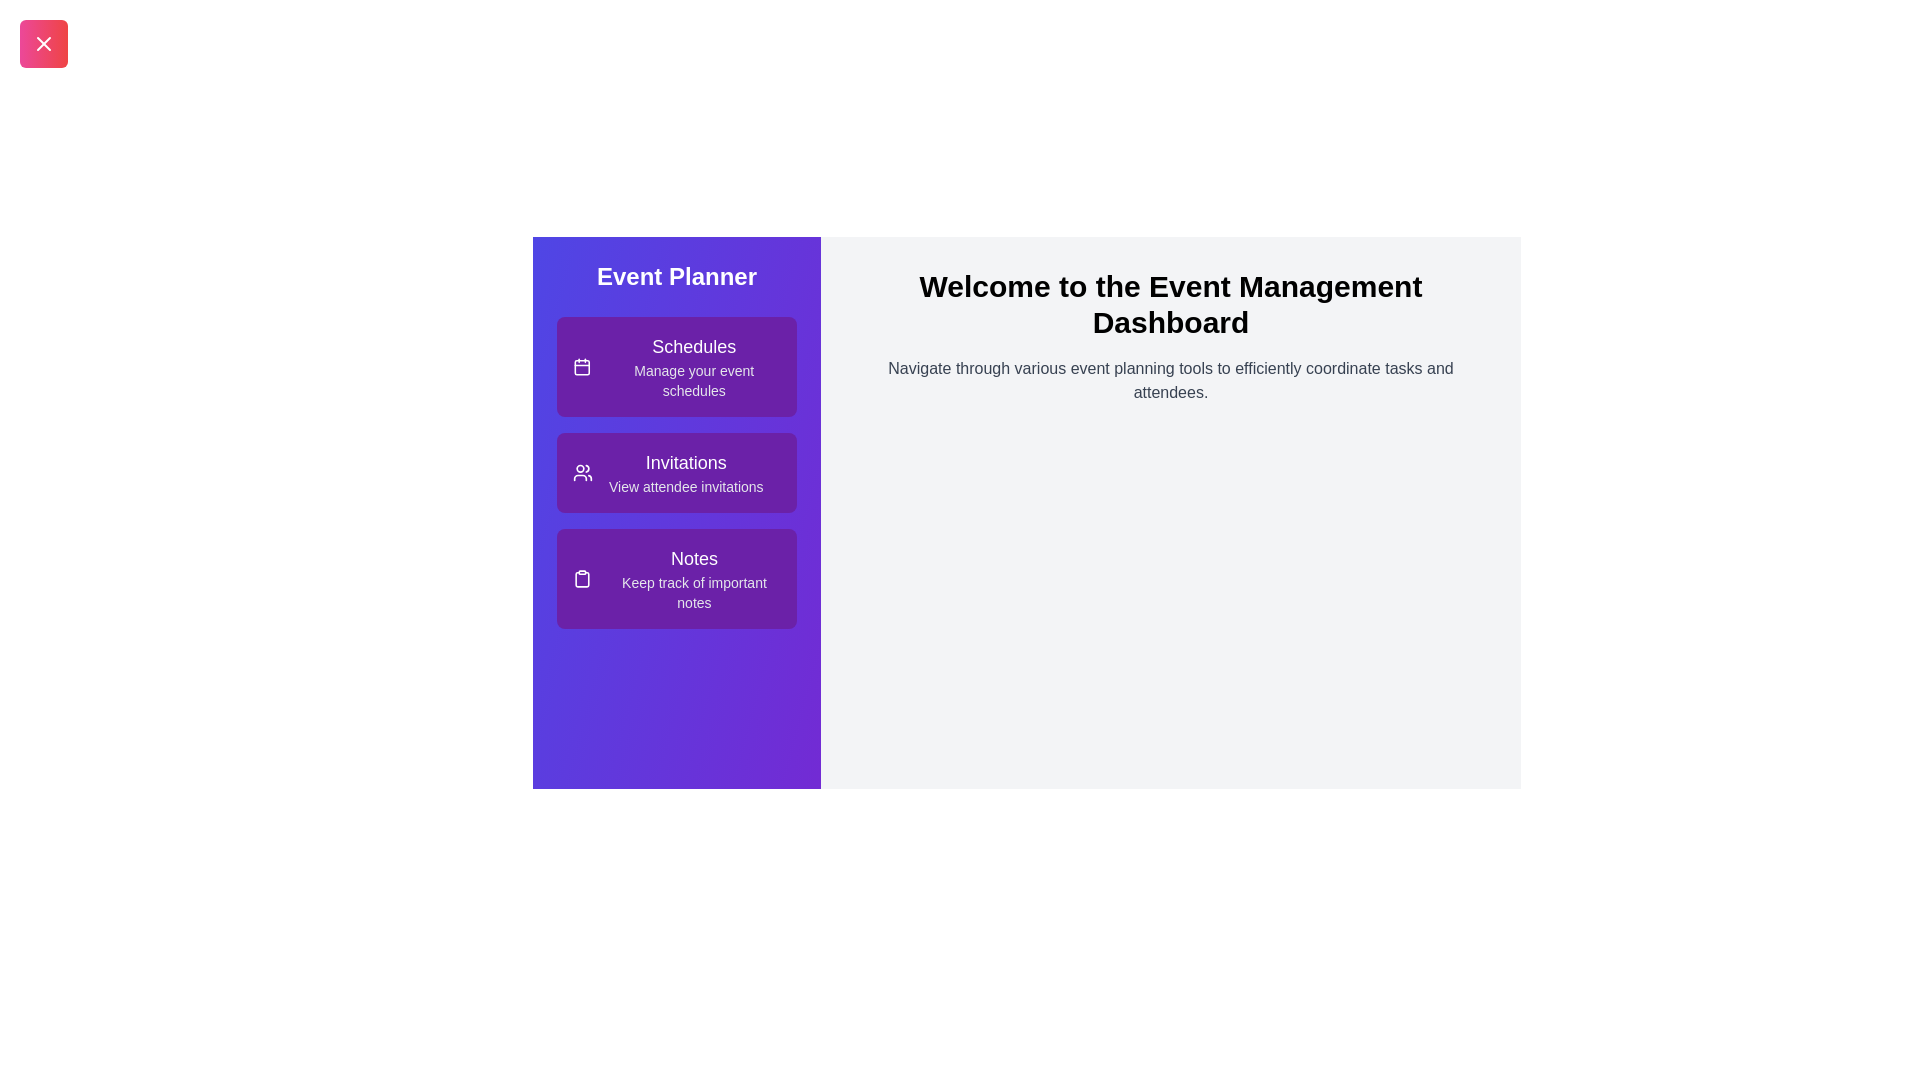  I want to click on the text 'Welcome to the Event Management Dashboard' to read it, so click(1171, 304).